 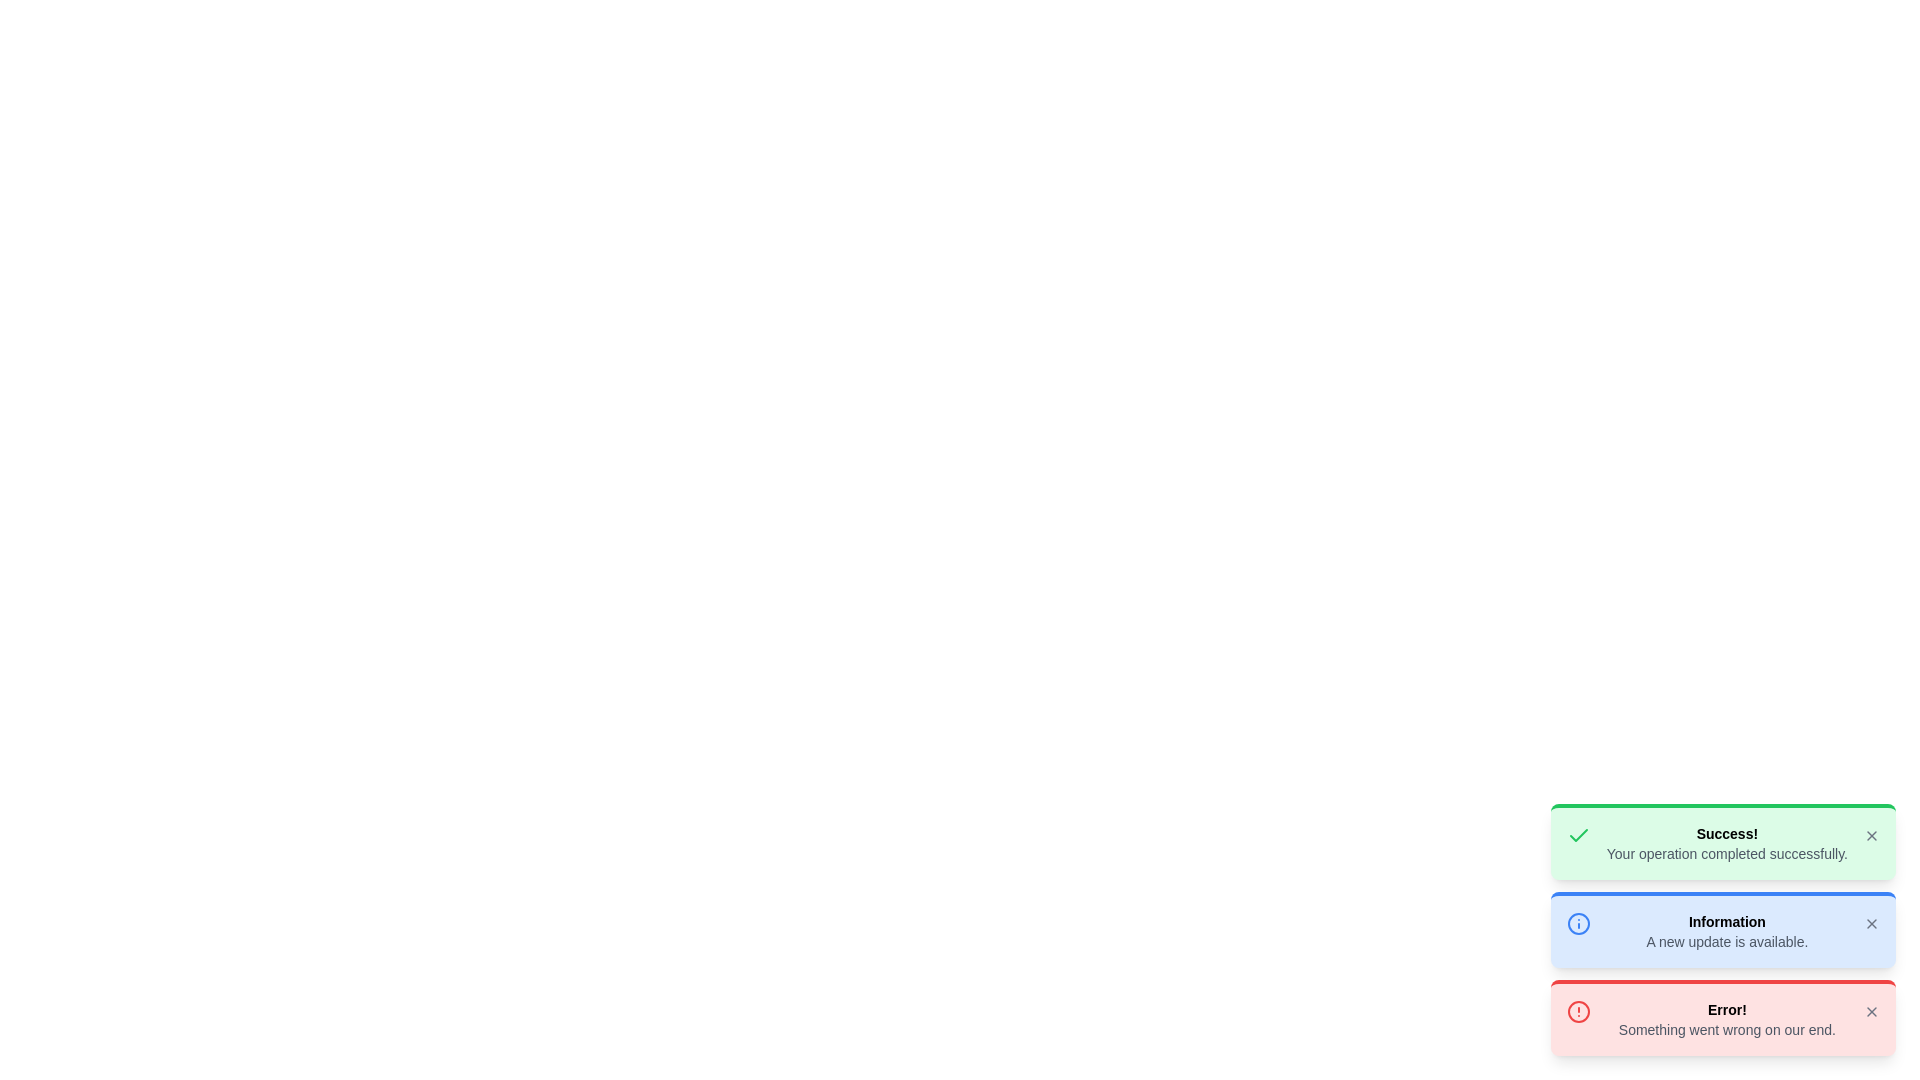 I want to click on the close button located in the top-right corner of the green notification box that displays 'Success! Your operation completed successfully.', so click(x=1871, y=836).